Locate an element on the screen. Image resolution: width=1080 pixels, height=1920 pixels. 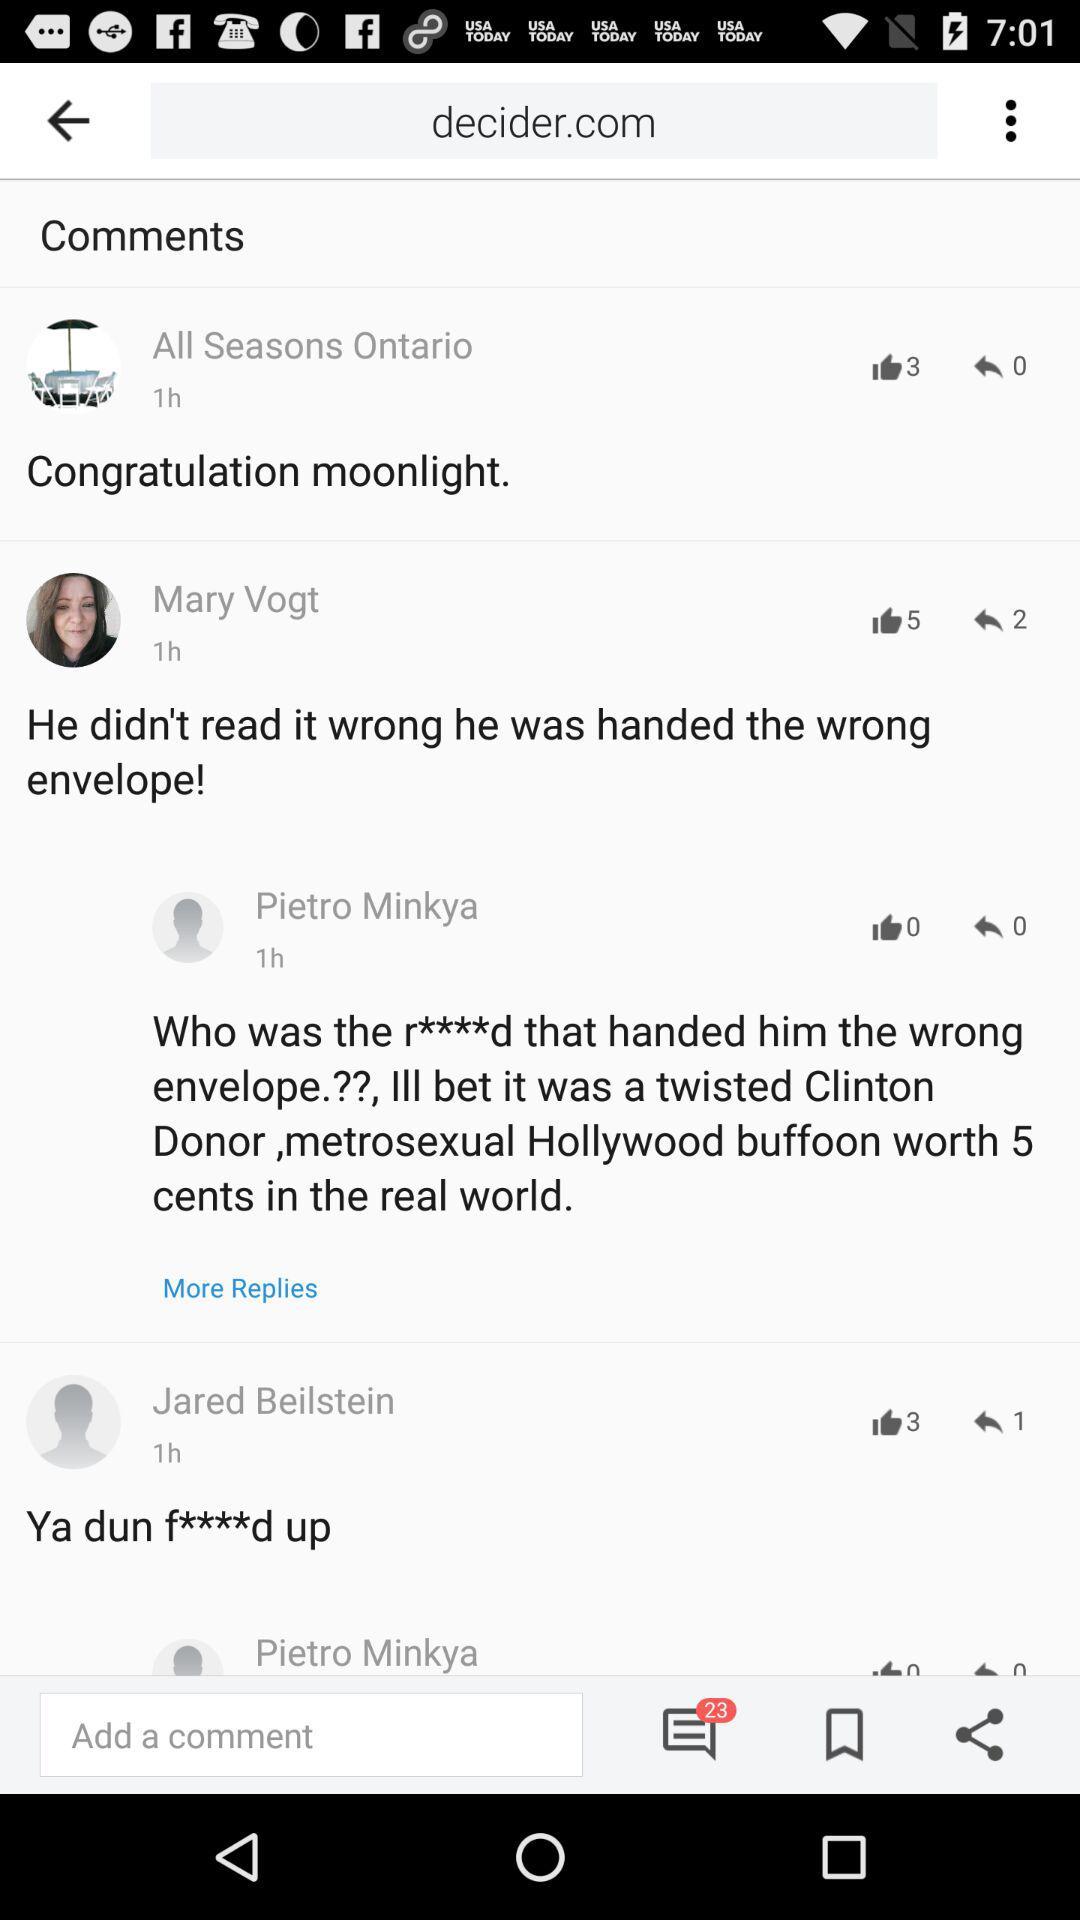
profile of pietro minkya is located at coordinates (187, 926).